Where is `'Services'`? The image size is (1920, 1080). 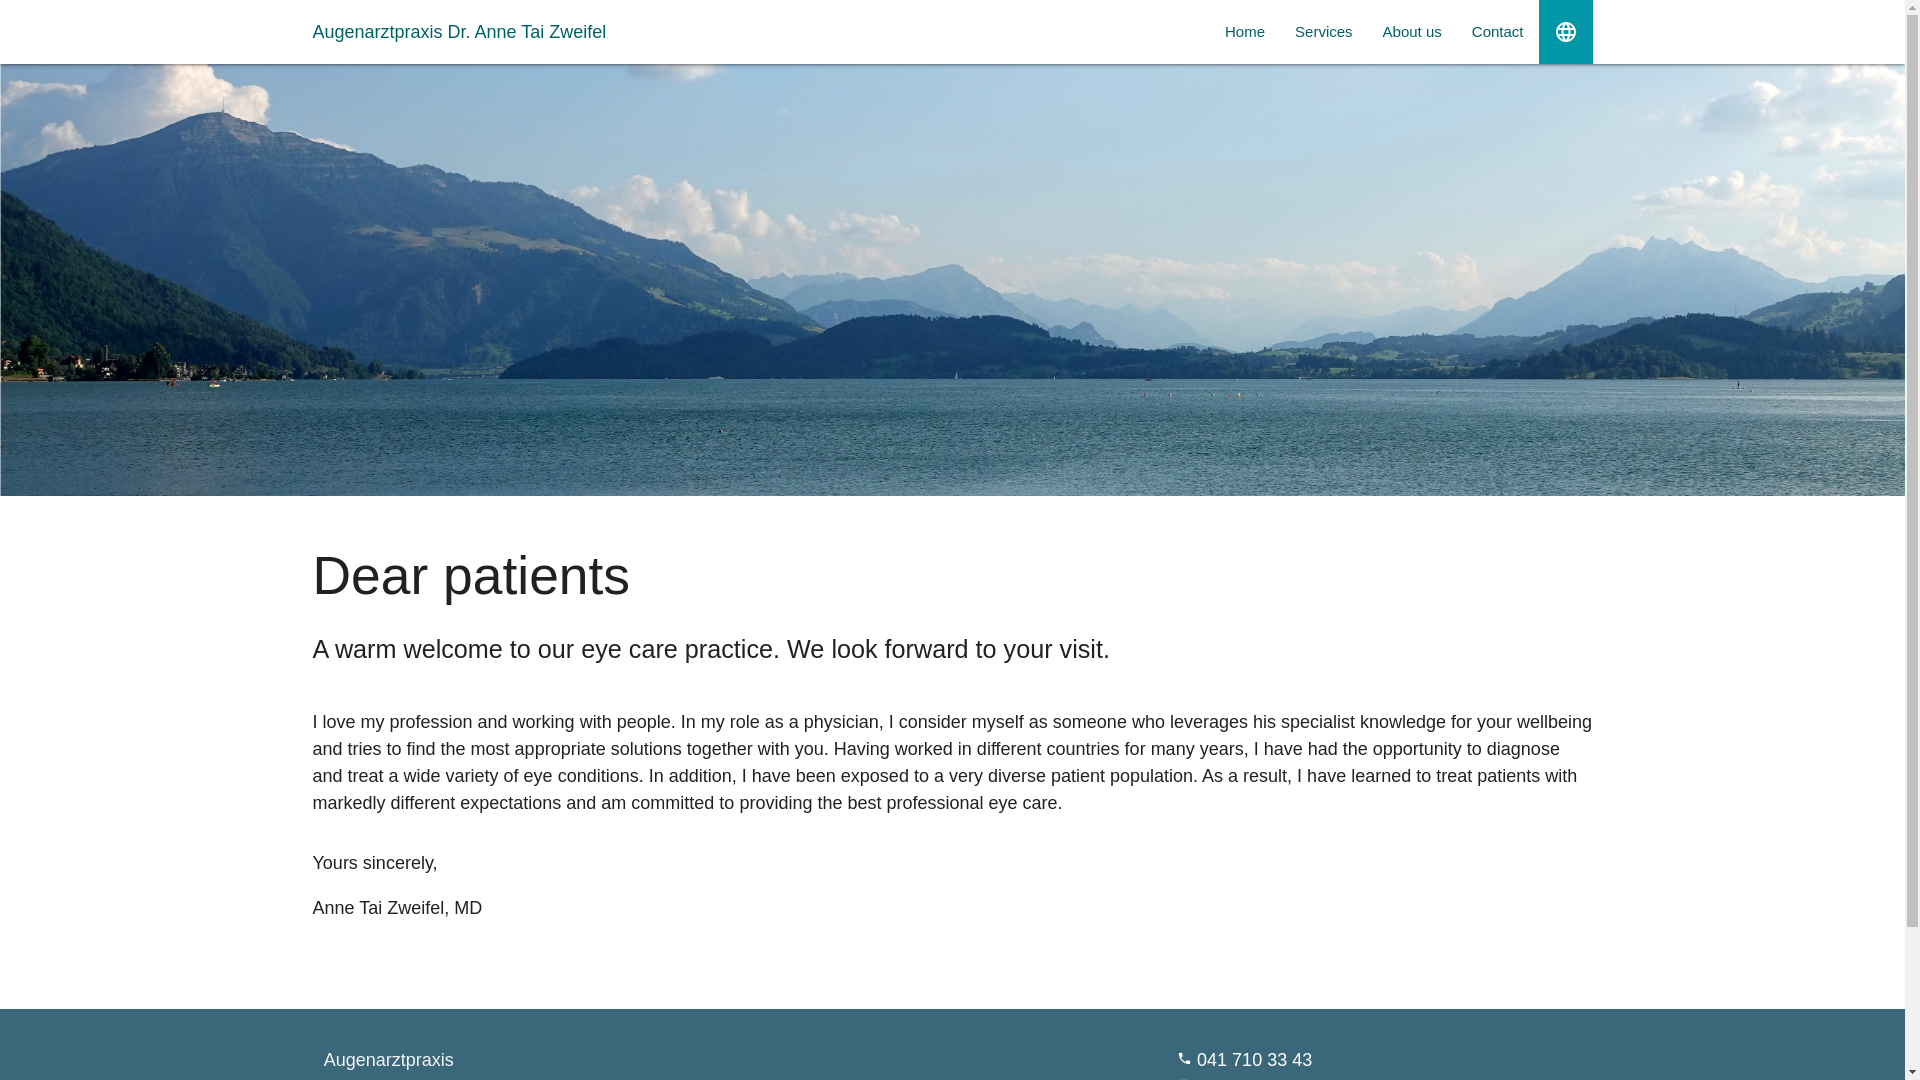
'Services' is located at coordinates (1324, 31).